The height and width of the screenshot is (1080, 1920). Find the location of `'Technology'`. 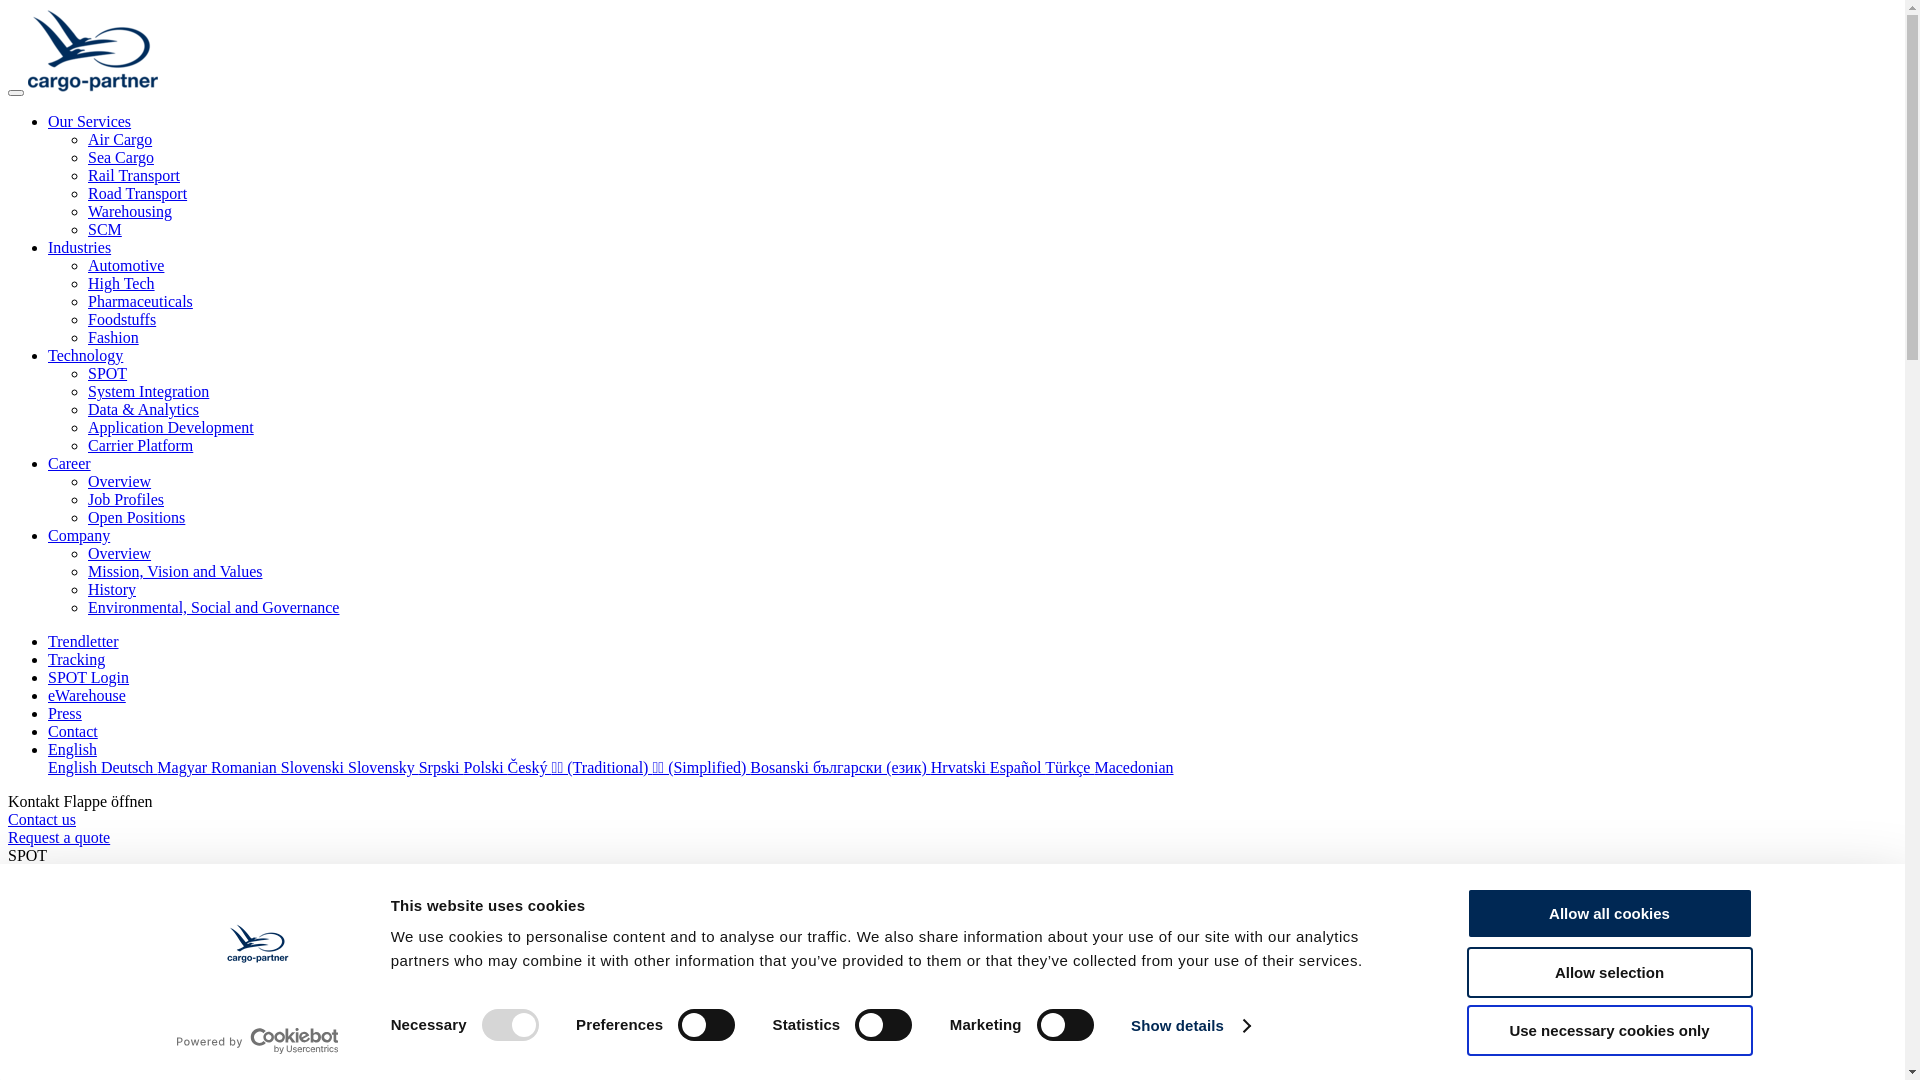

'Technology' is located at coordinates (84, 354).